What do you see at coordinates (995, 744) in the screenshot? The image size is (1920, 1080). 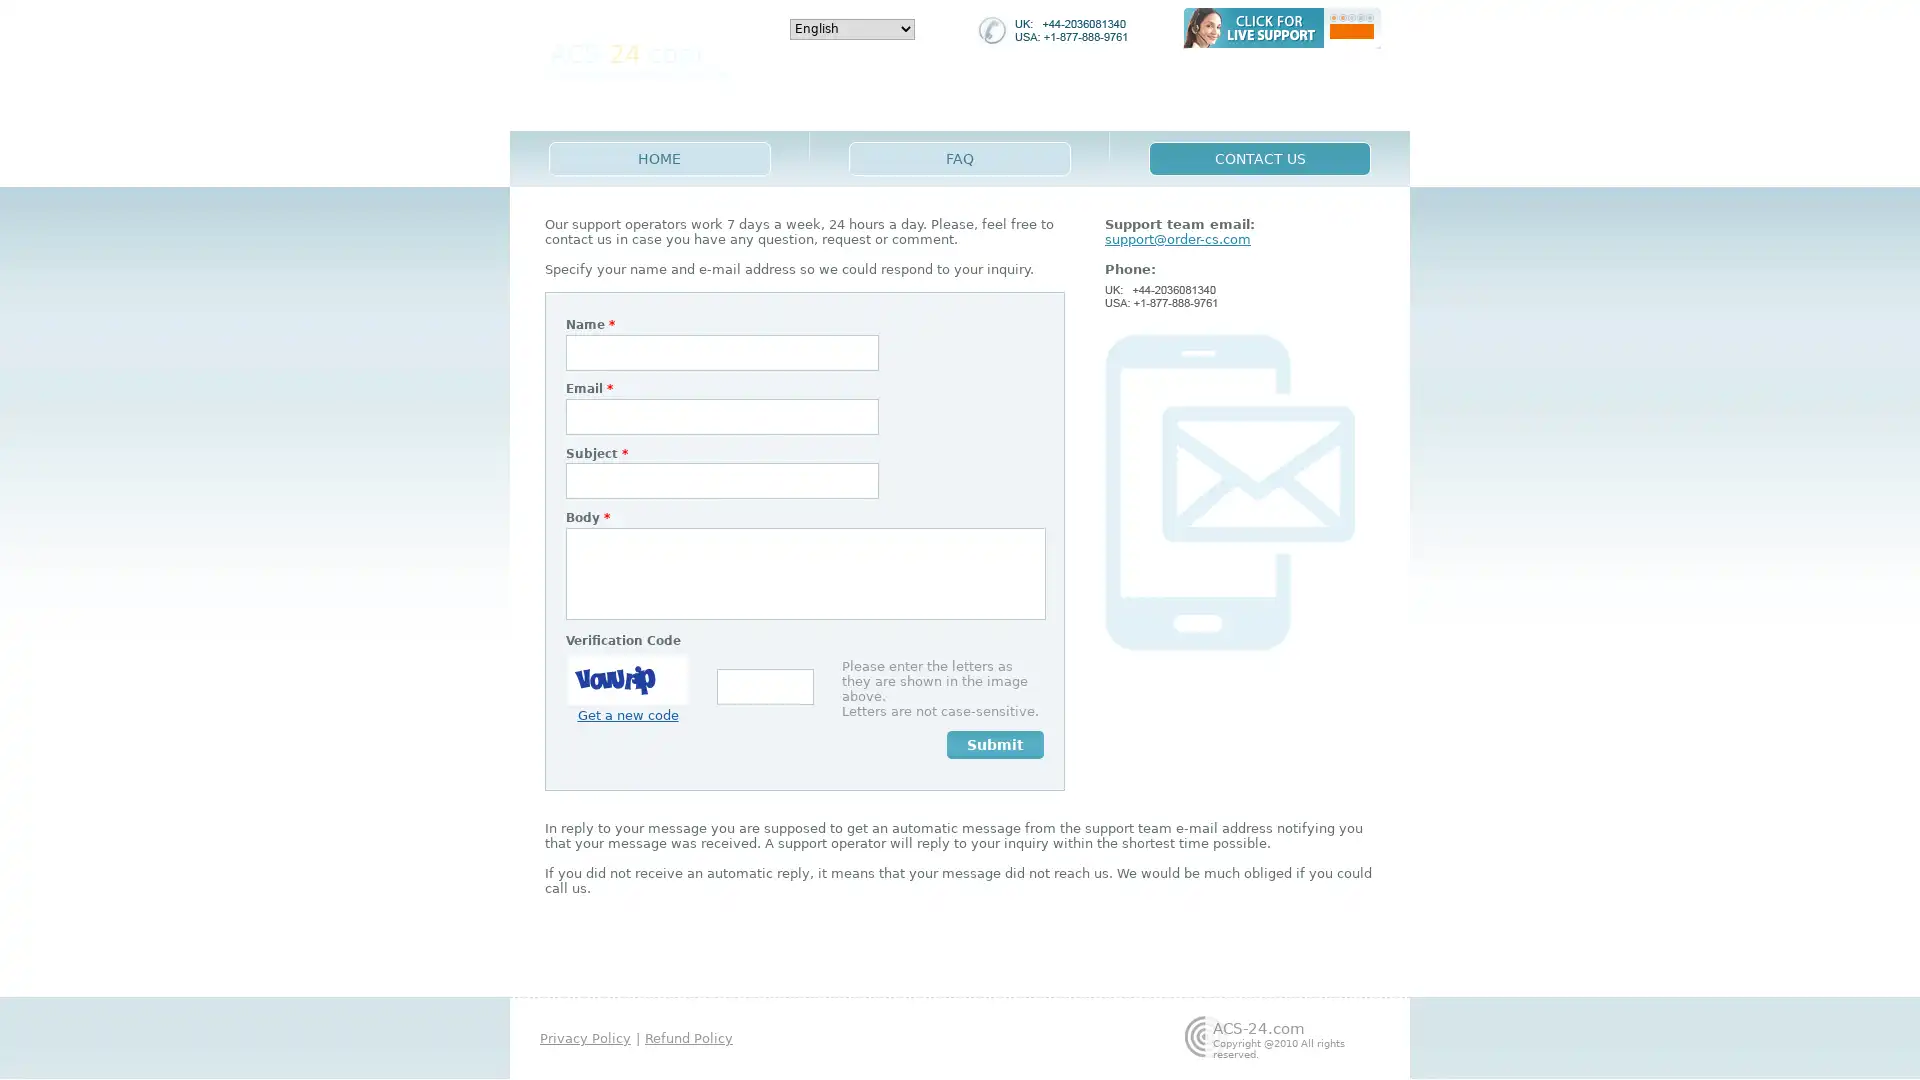 I see `Submit` at bounding box center [995, 744].